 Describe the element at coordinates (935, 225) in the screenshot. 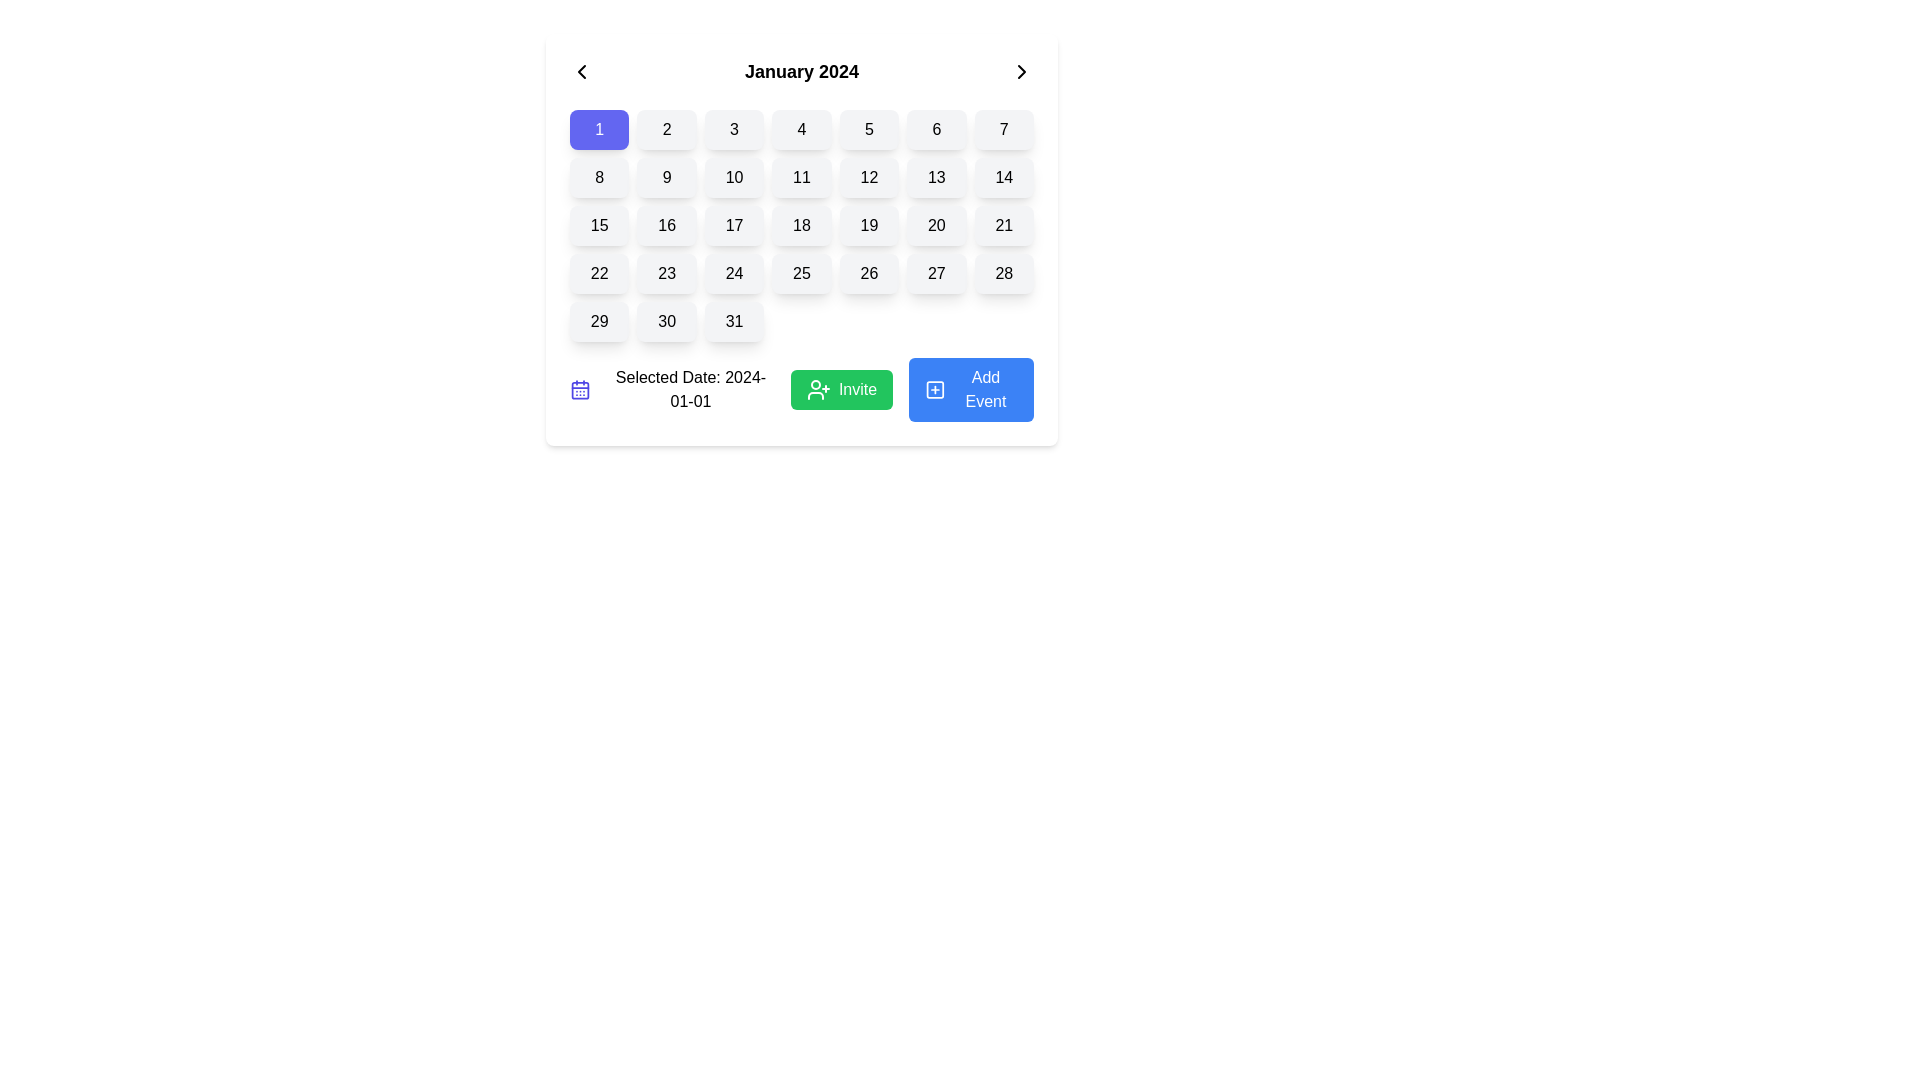

I see `the date button representing '20' in the calendar interface, located in the third row and sixth column of the grid` at that location.